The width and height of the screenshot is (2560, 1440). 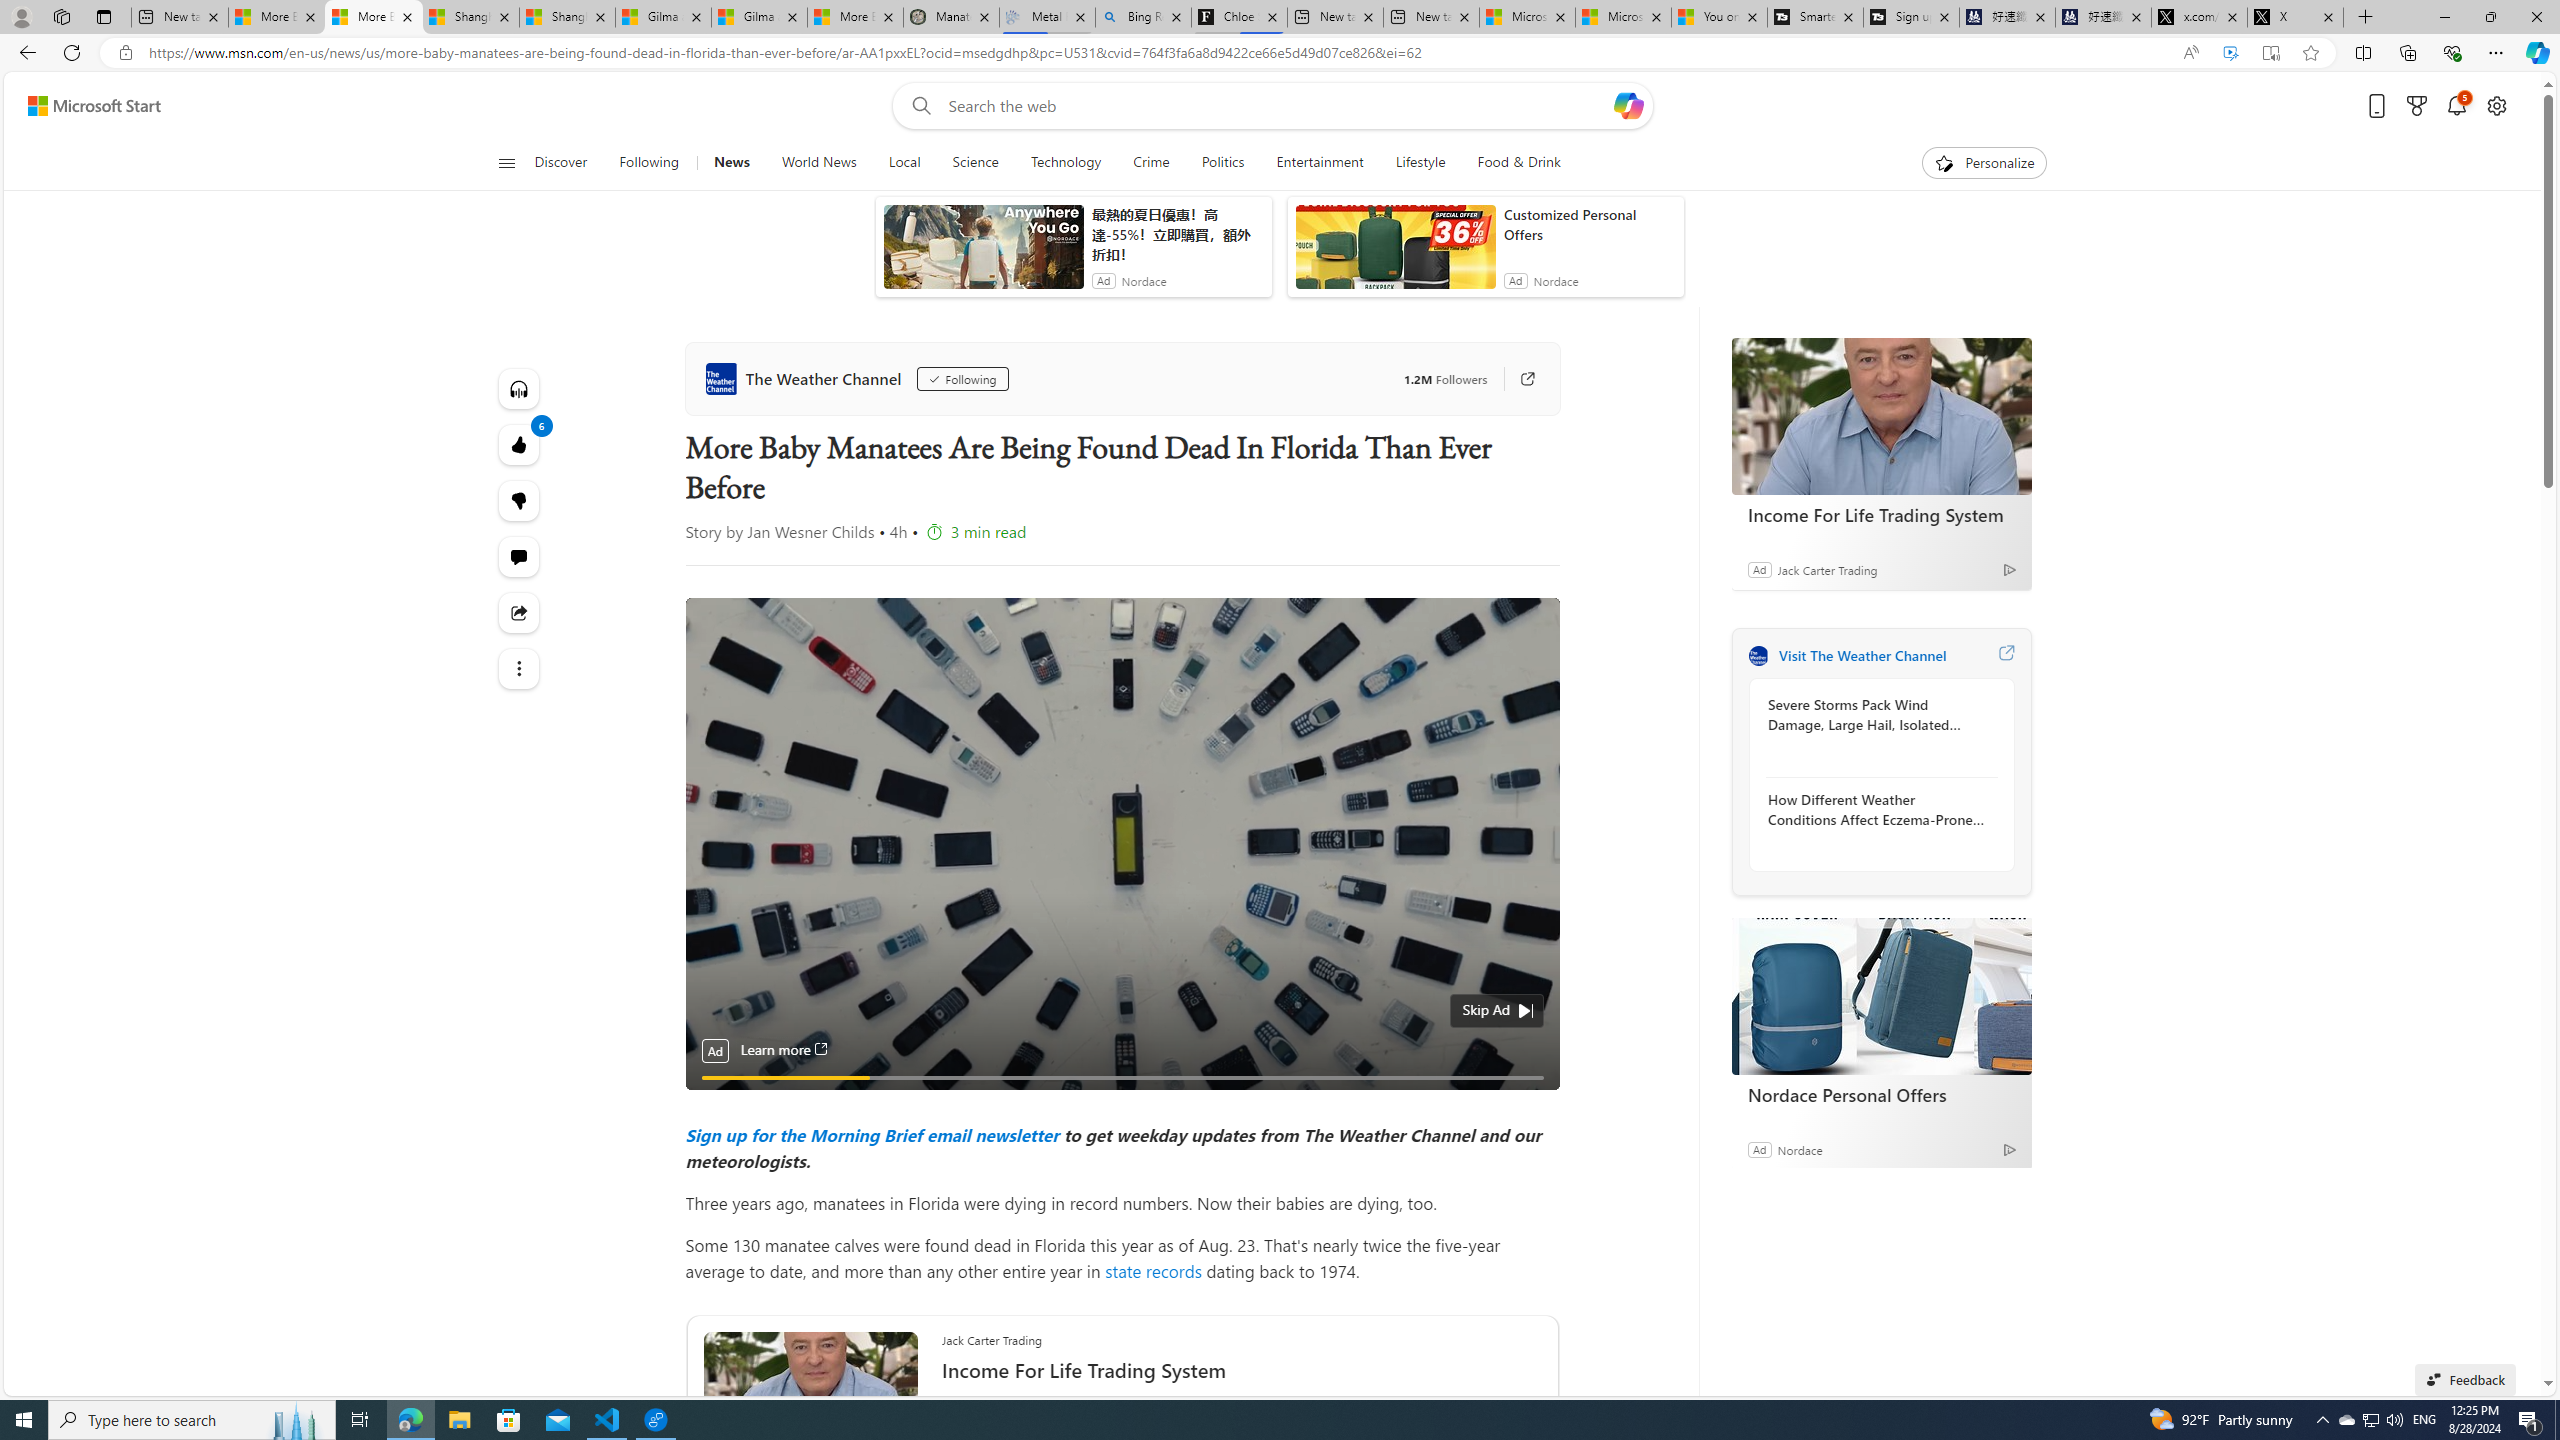 I want to click on 'Following', so click(x=648, y=162).